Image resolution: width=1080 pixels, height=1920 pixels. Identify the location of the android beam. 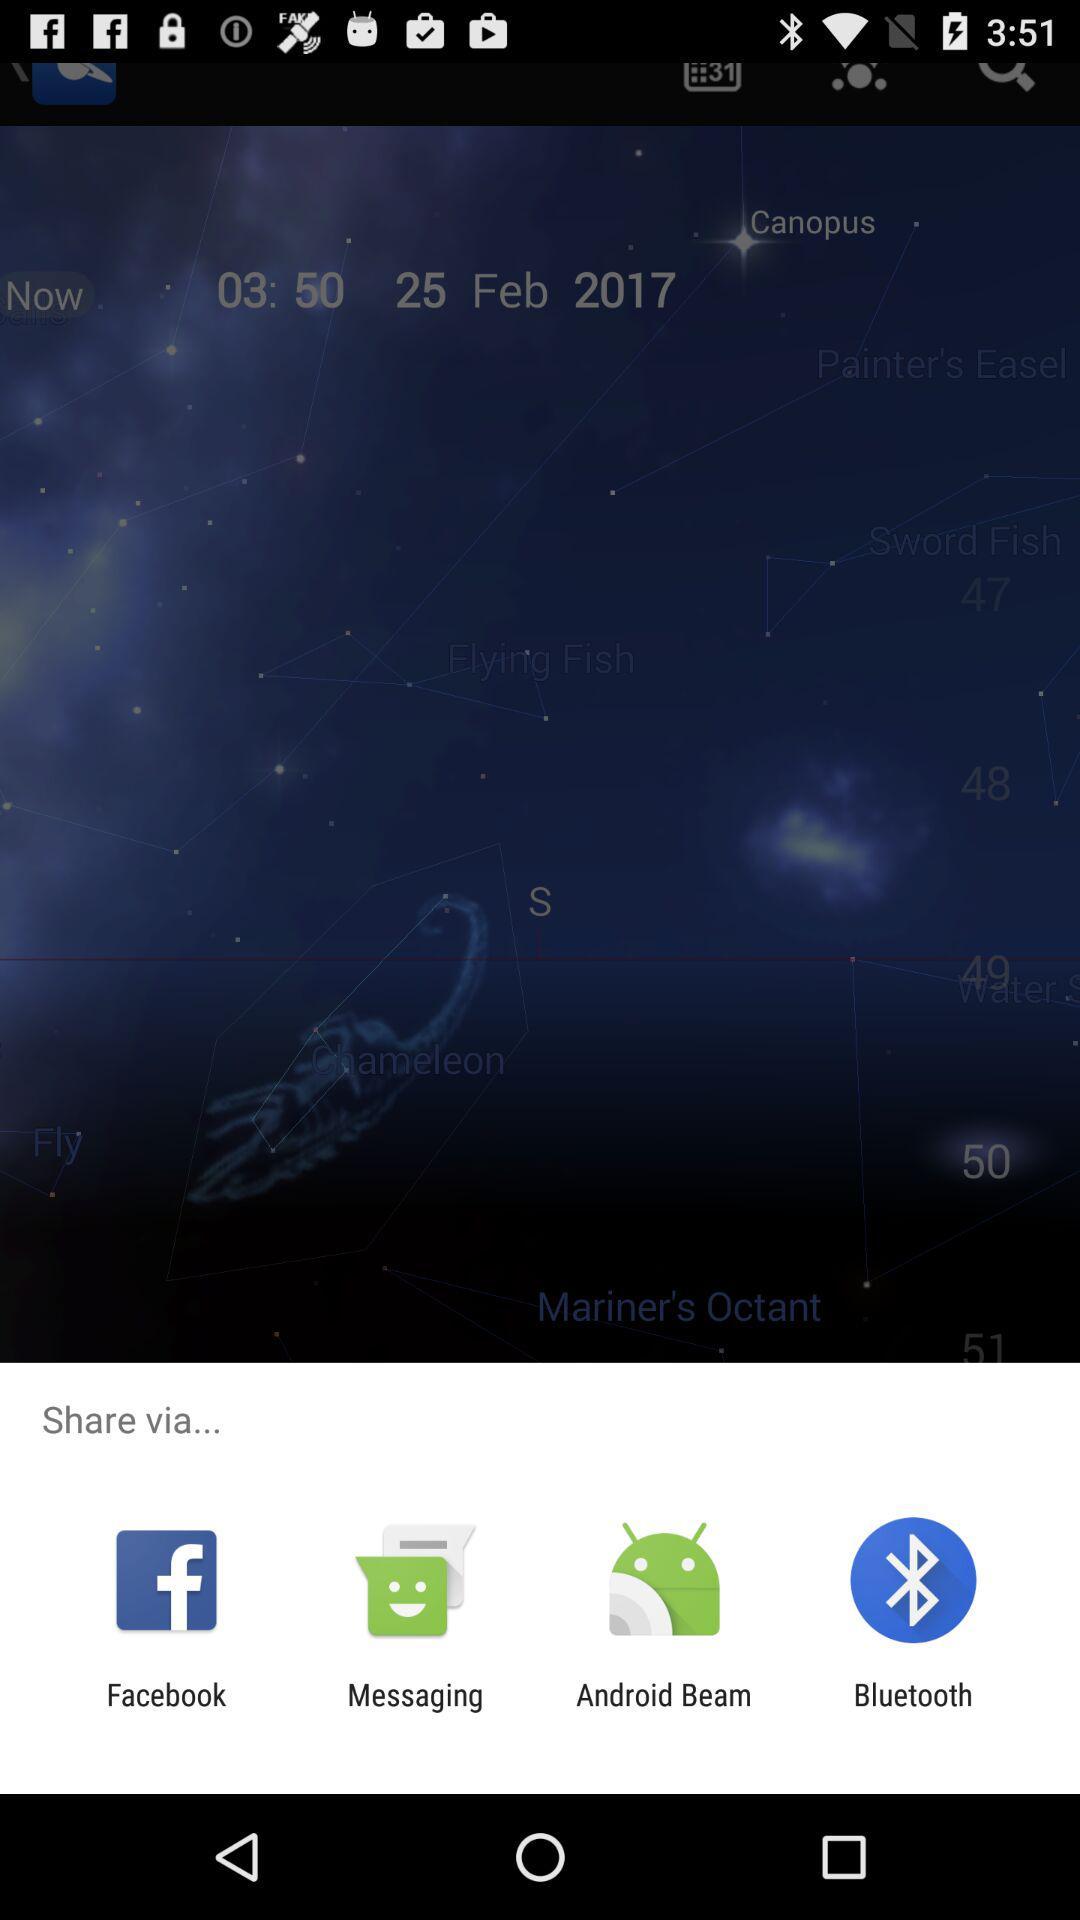
(664, 1711).